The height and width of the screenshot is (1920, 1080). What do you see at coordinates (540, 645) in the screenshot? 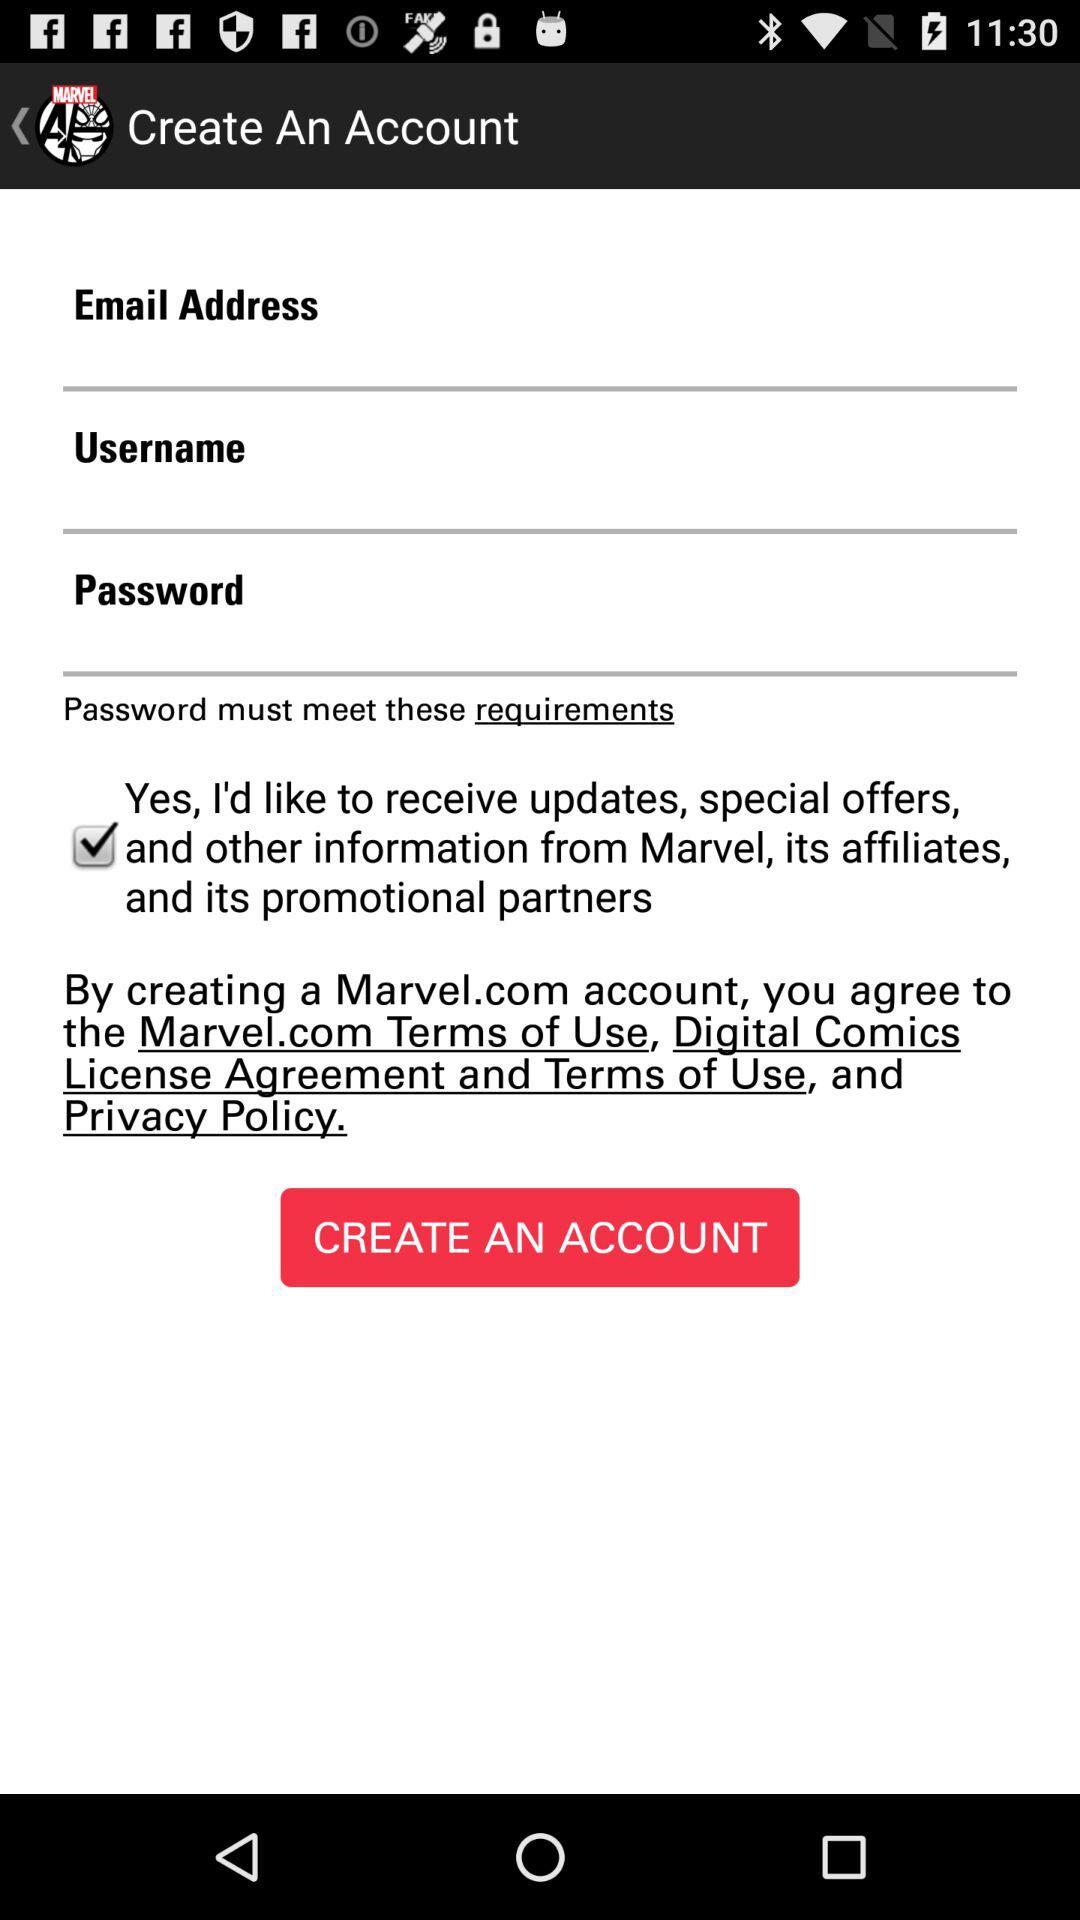
I see `password` at bounding box center [540, 645].